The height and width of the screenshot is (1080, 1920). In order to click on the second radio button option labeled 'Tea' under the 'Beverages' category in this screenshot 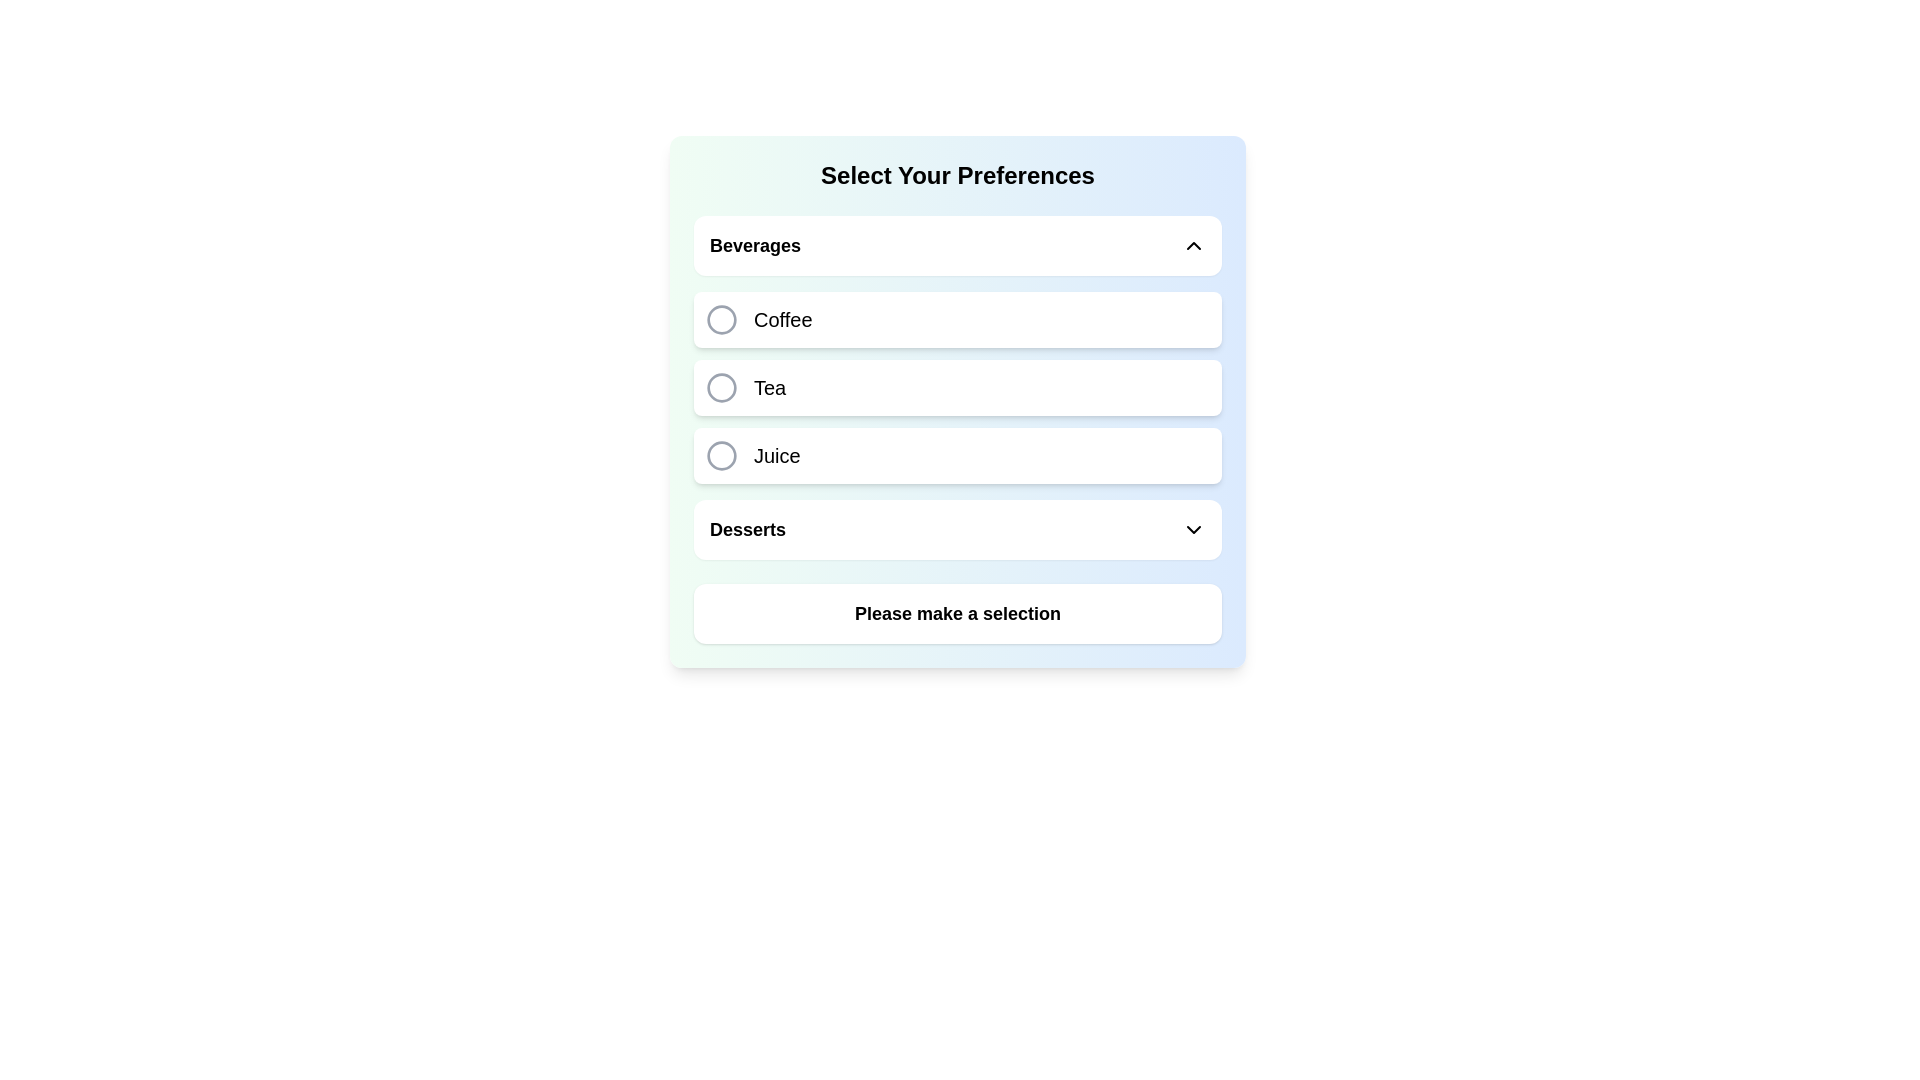, I will do `click(720, 388)`.